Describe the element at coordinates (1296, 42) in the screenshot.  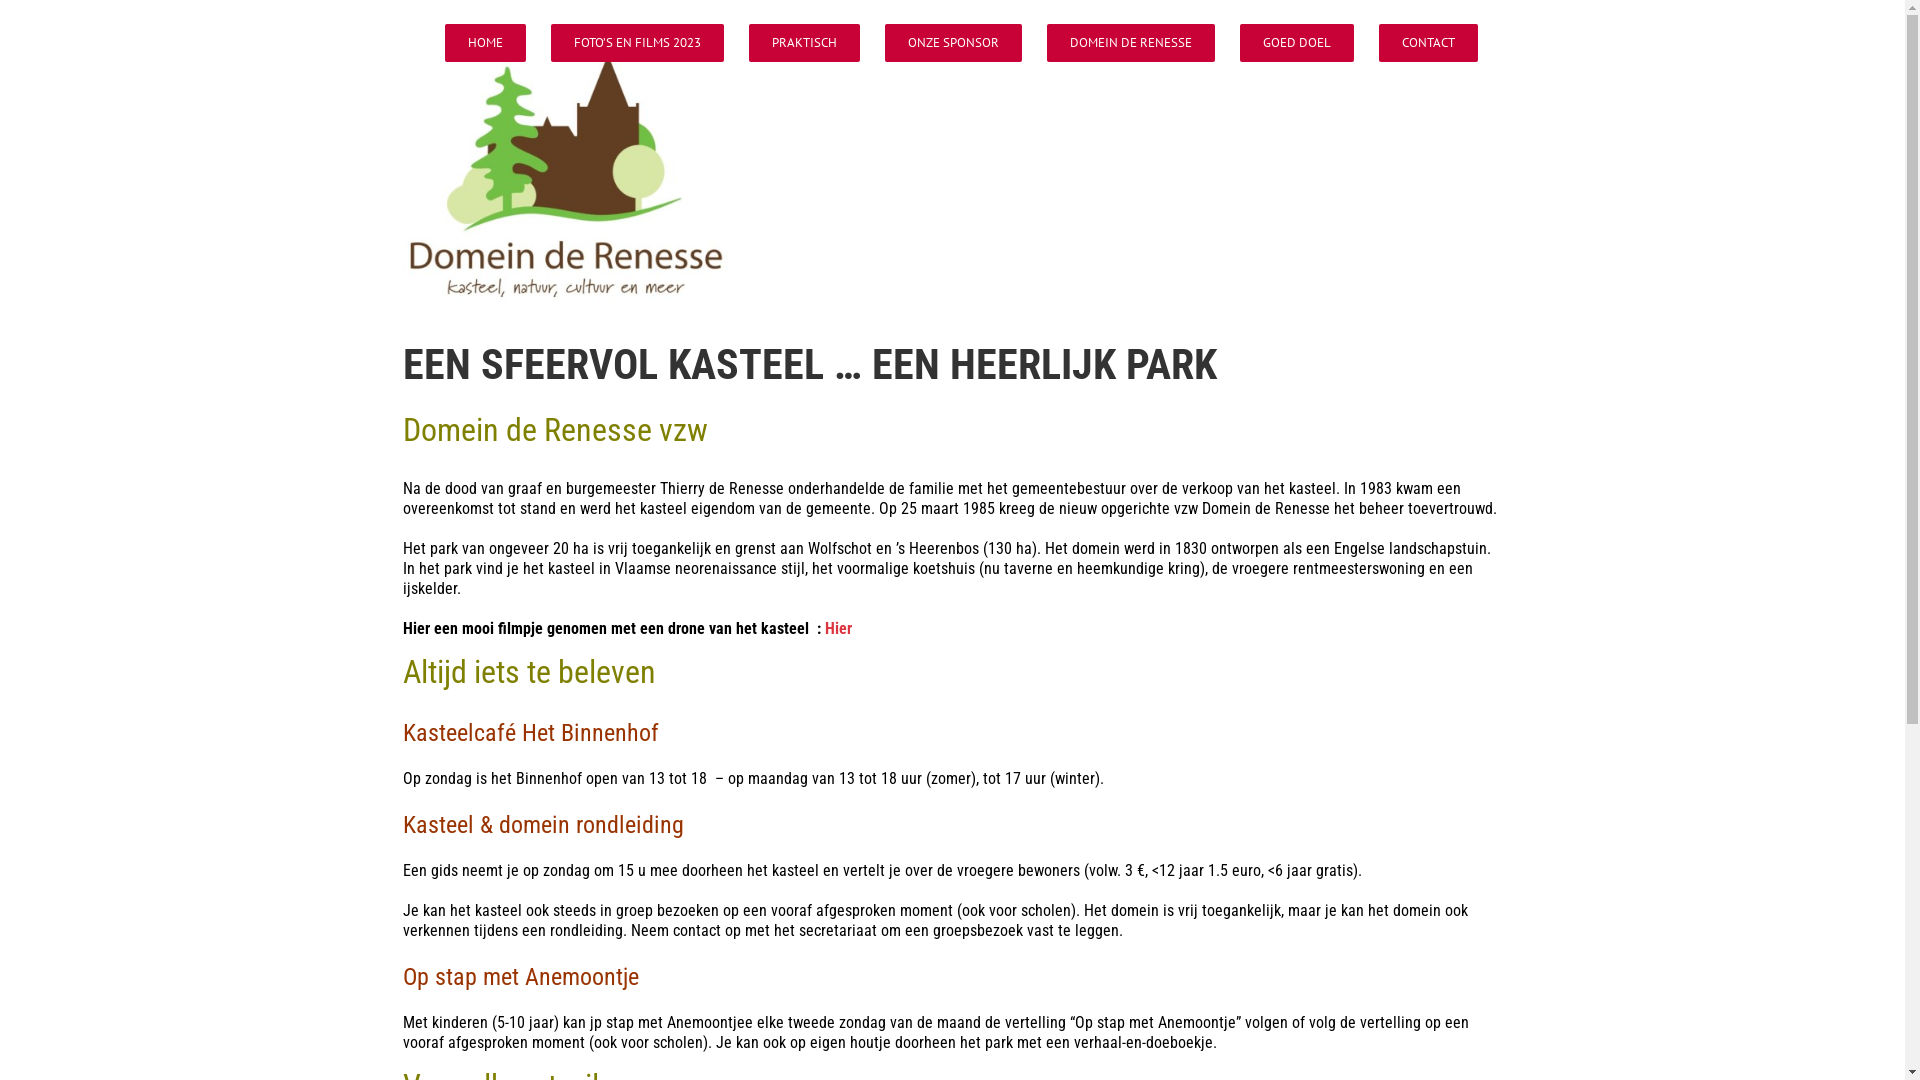
I see `'GOED DOEL'` at that location.